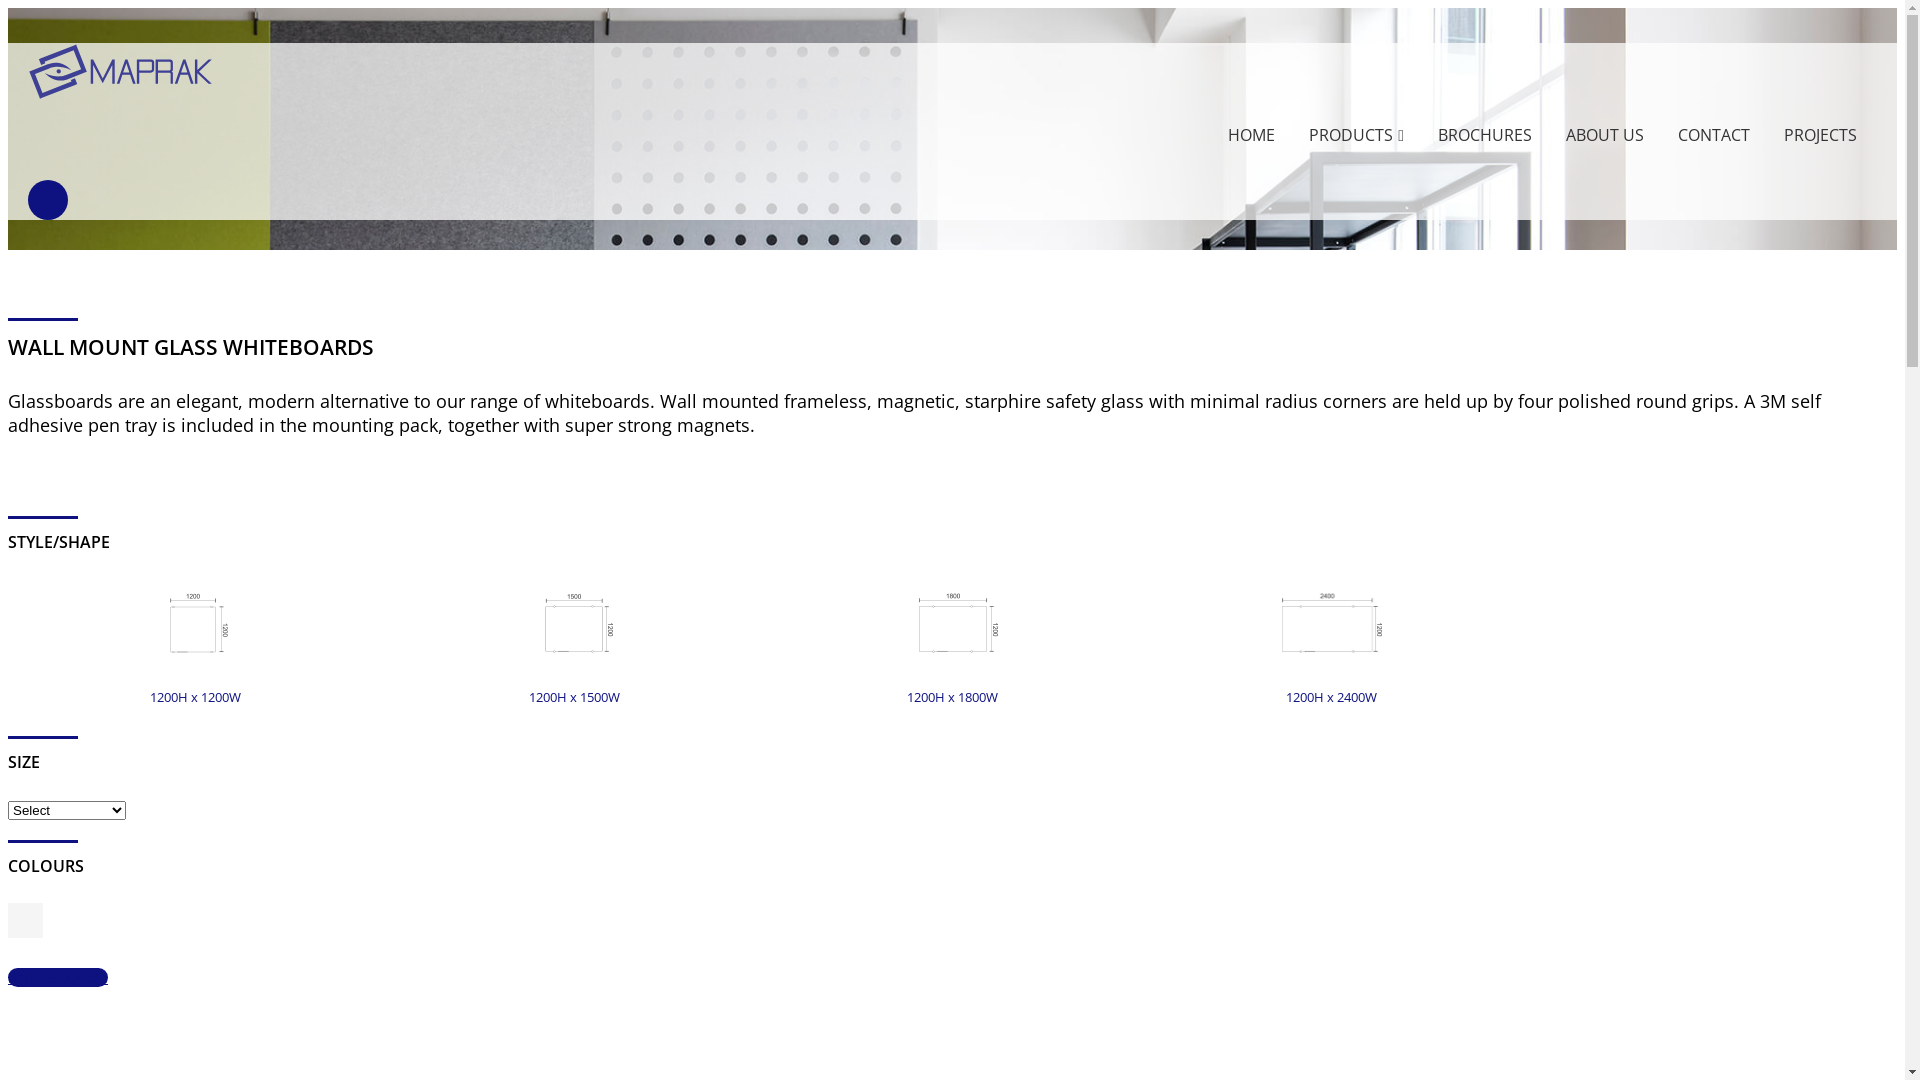 The height and width of the screenshot is (1080, 1920). Describe the element at coordinates (1604, 135) in the screenshot. I see `'ABOUT US'` at that location.